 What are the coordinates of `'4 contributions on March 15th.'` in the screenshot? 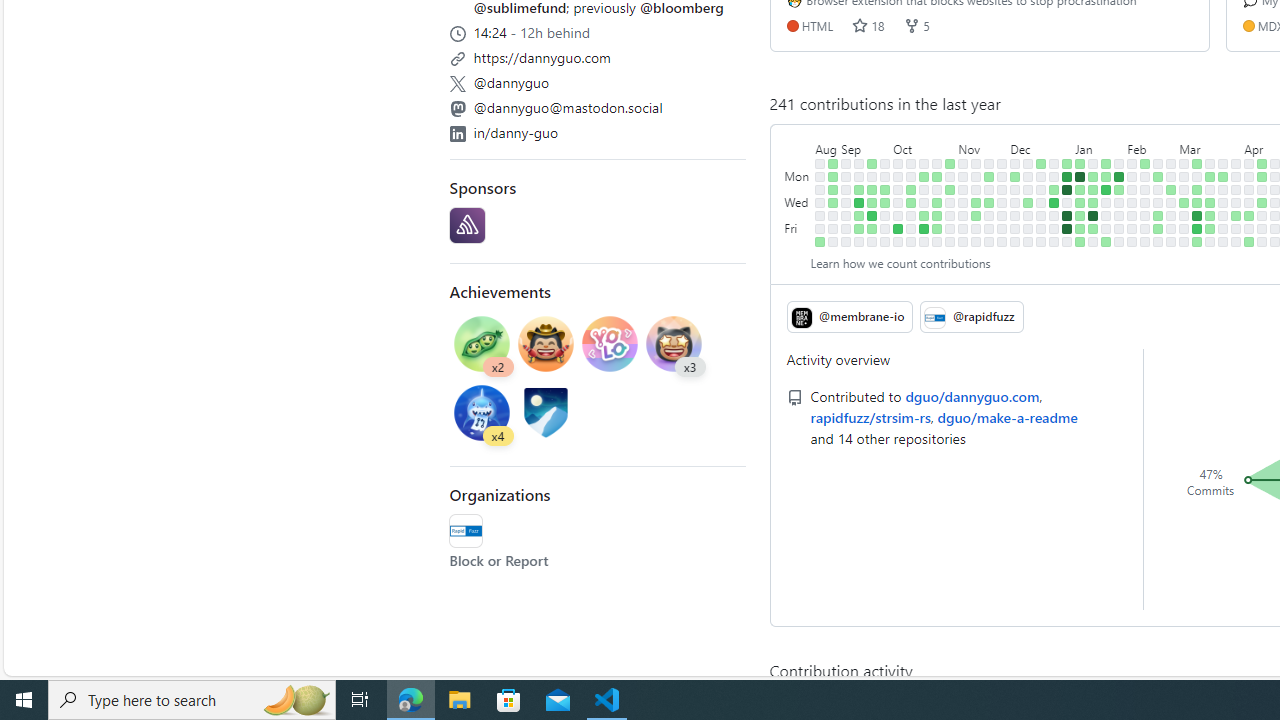 It's located at (1197, 227).